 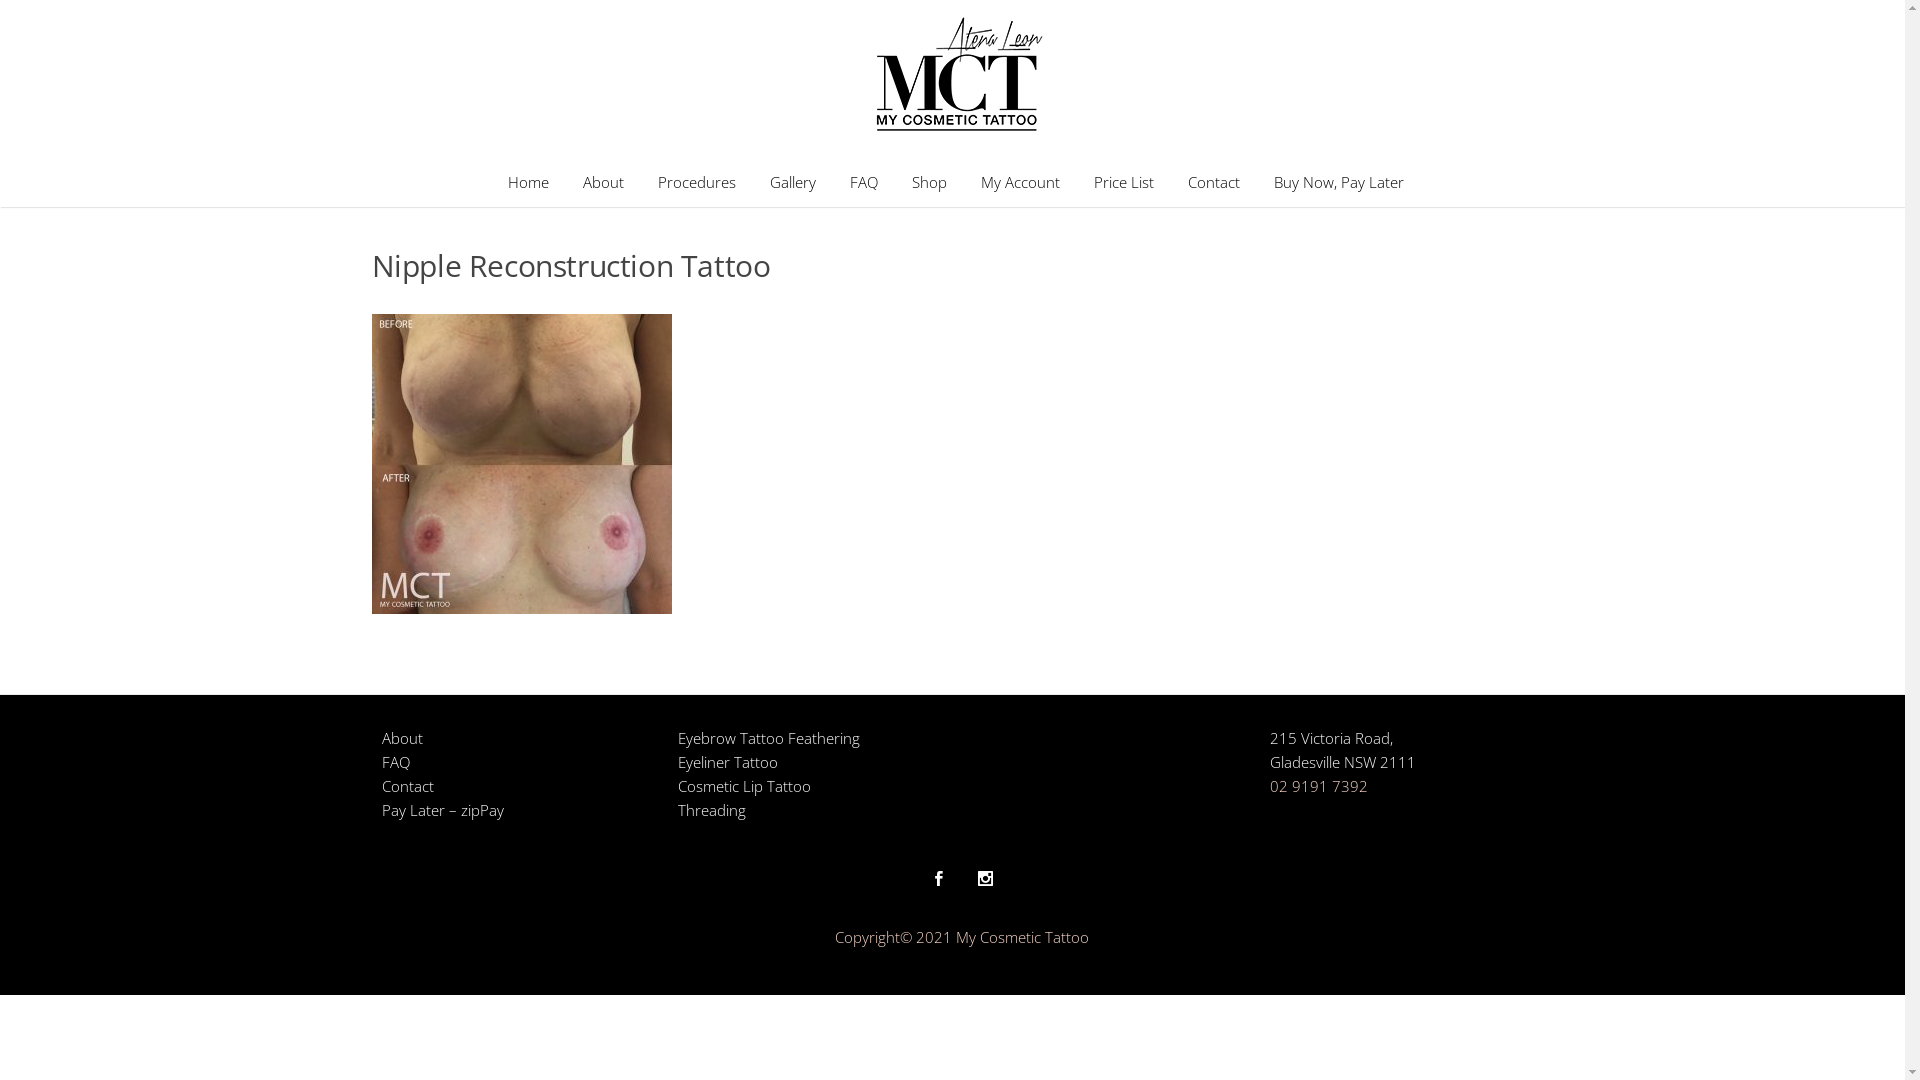 I want to click on 'My Account', so click(x=965, y=181).